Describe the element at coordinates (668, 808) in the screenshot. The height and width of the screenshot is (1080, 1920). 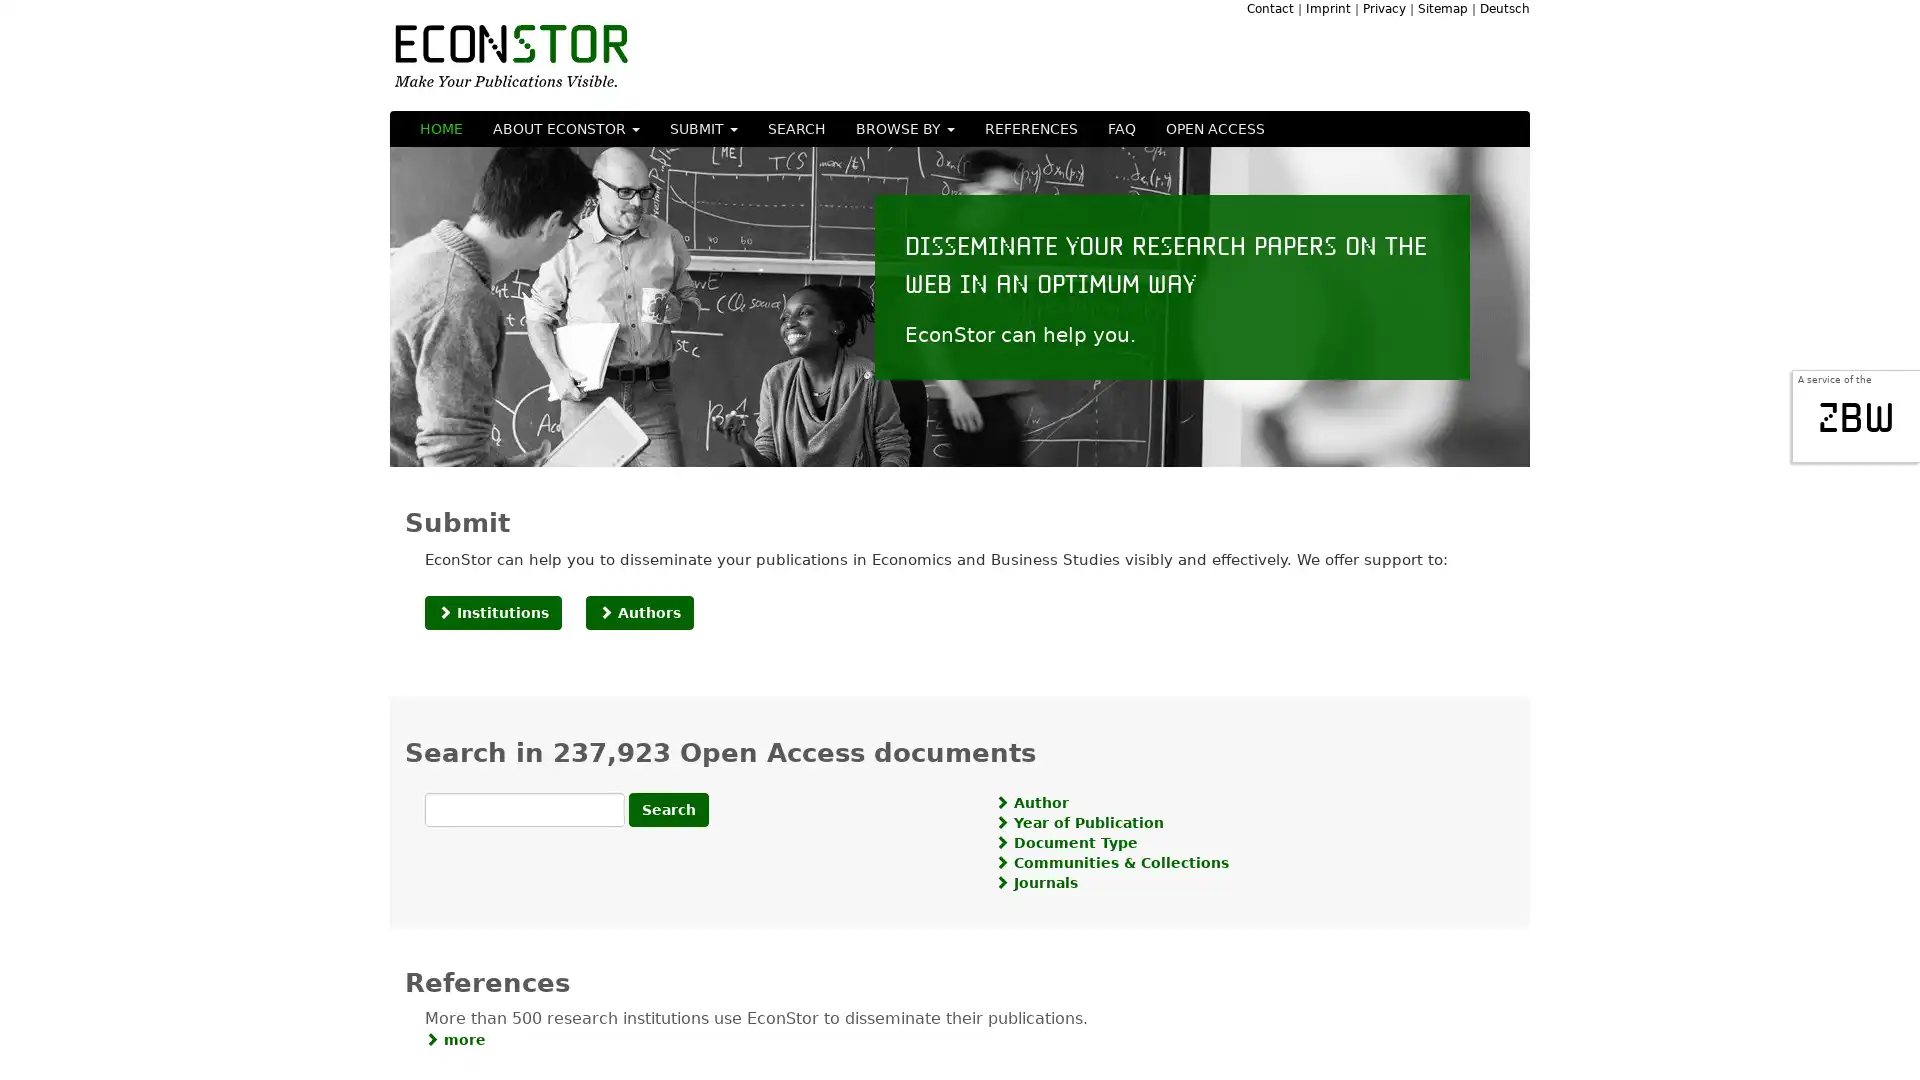
I see `Search` at that location.